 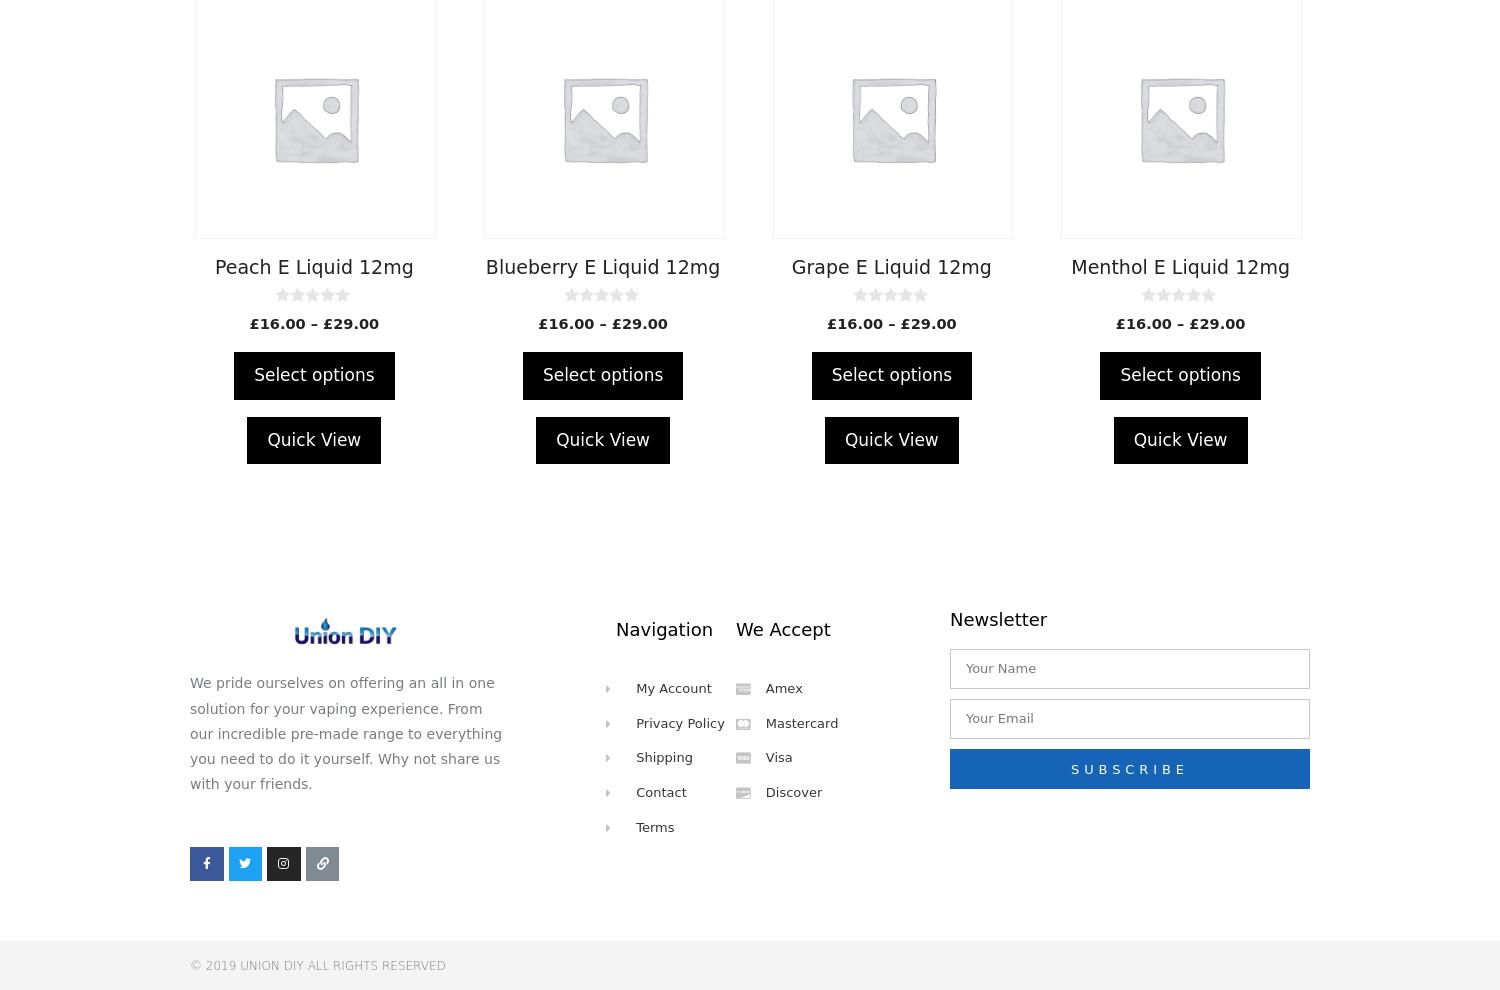 I want to click on 'Mastercard', so click(x=801, y=721).